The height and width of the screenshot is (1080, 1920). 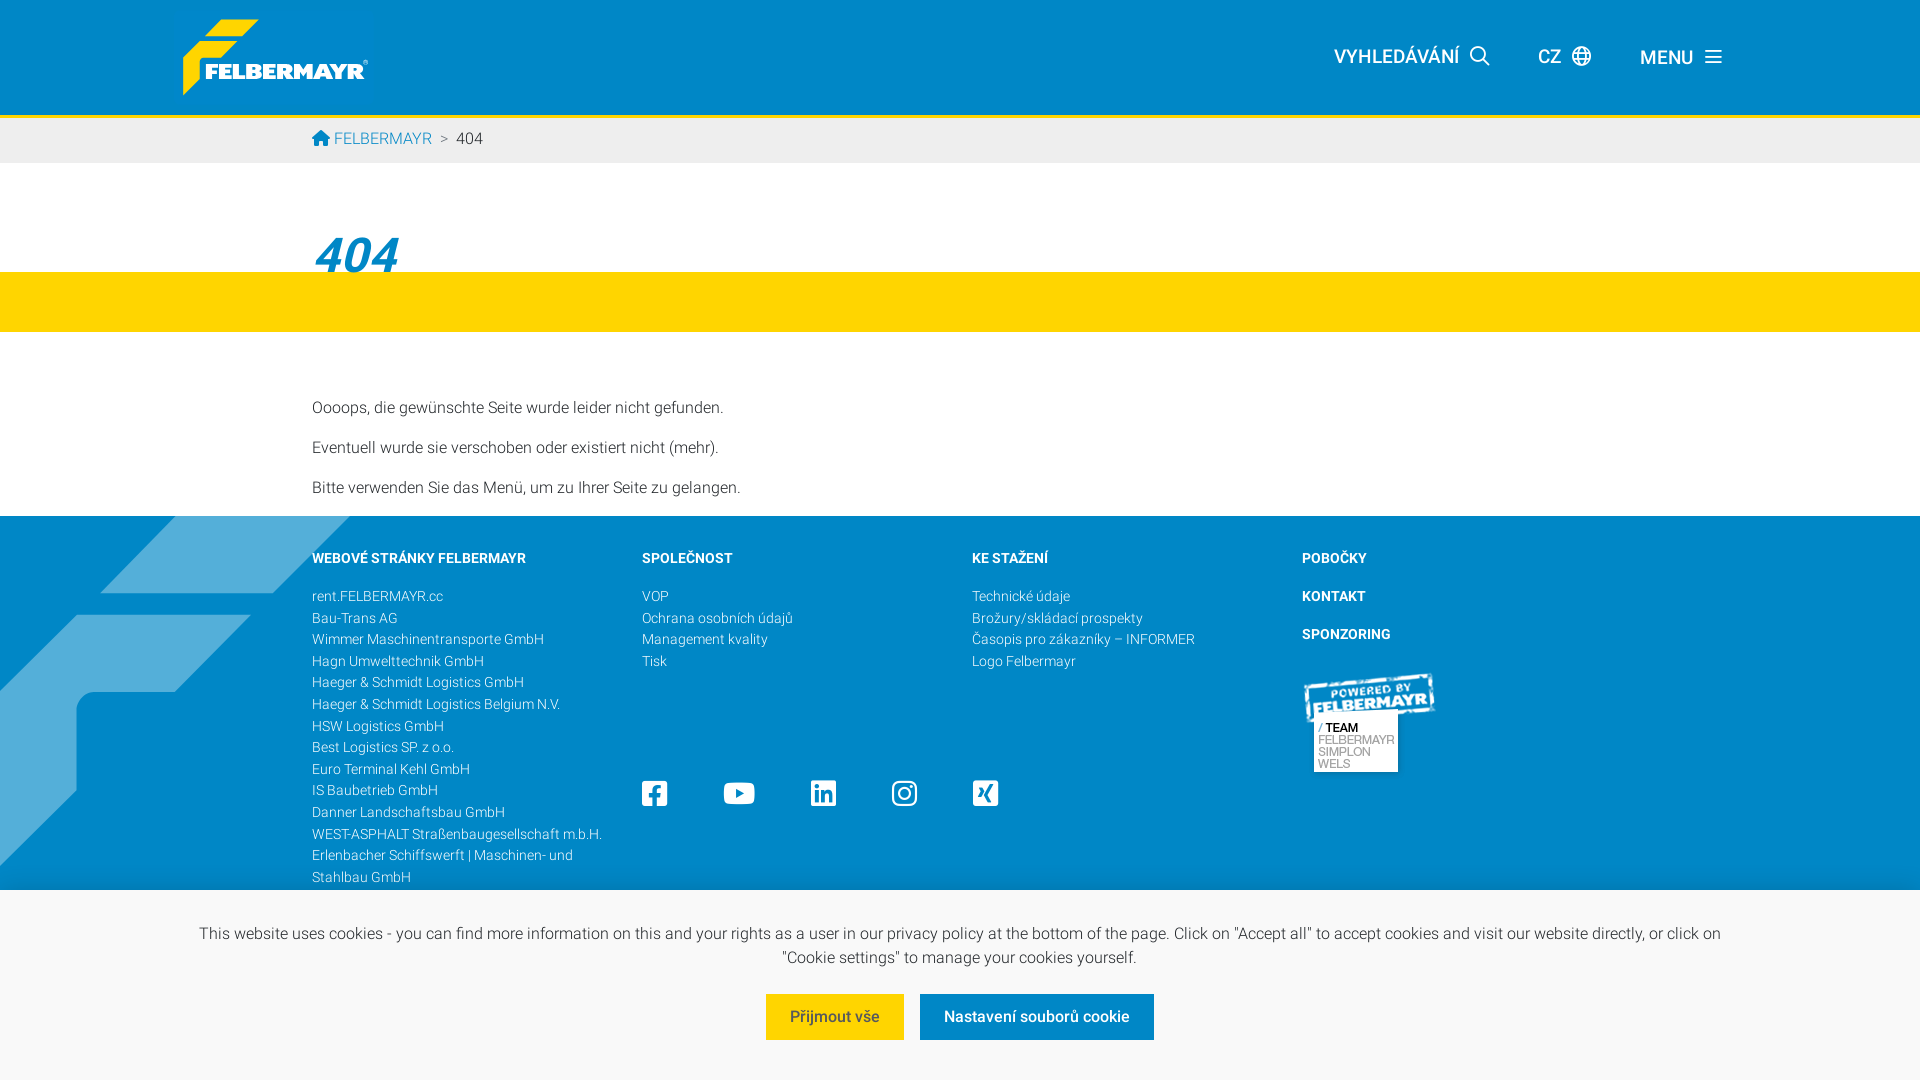 I want to click on 'Xing', so click(x=985, y=798).